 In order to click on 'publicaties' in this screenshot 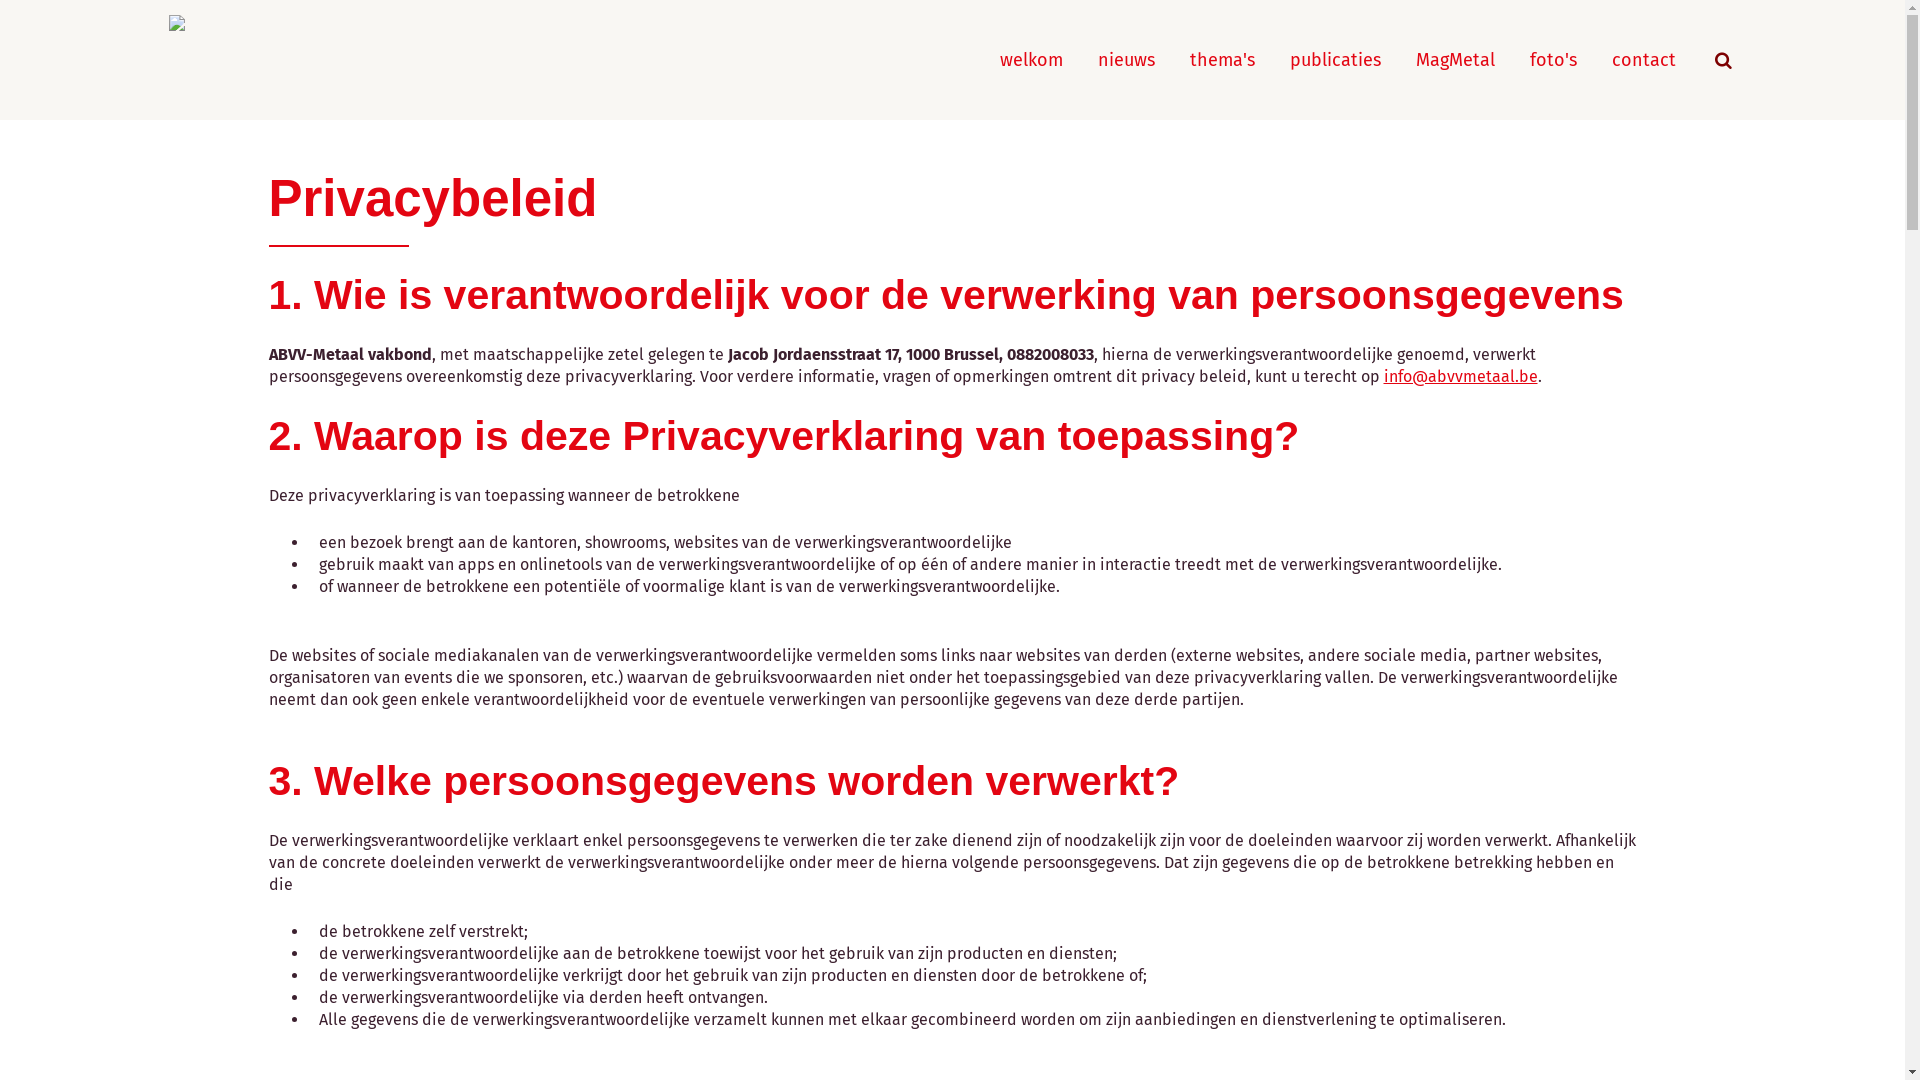, I will do `click(1335, 59)`.